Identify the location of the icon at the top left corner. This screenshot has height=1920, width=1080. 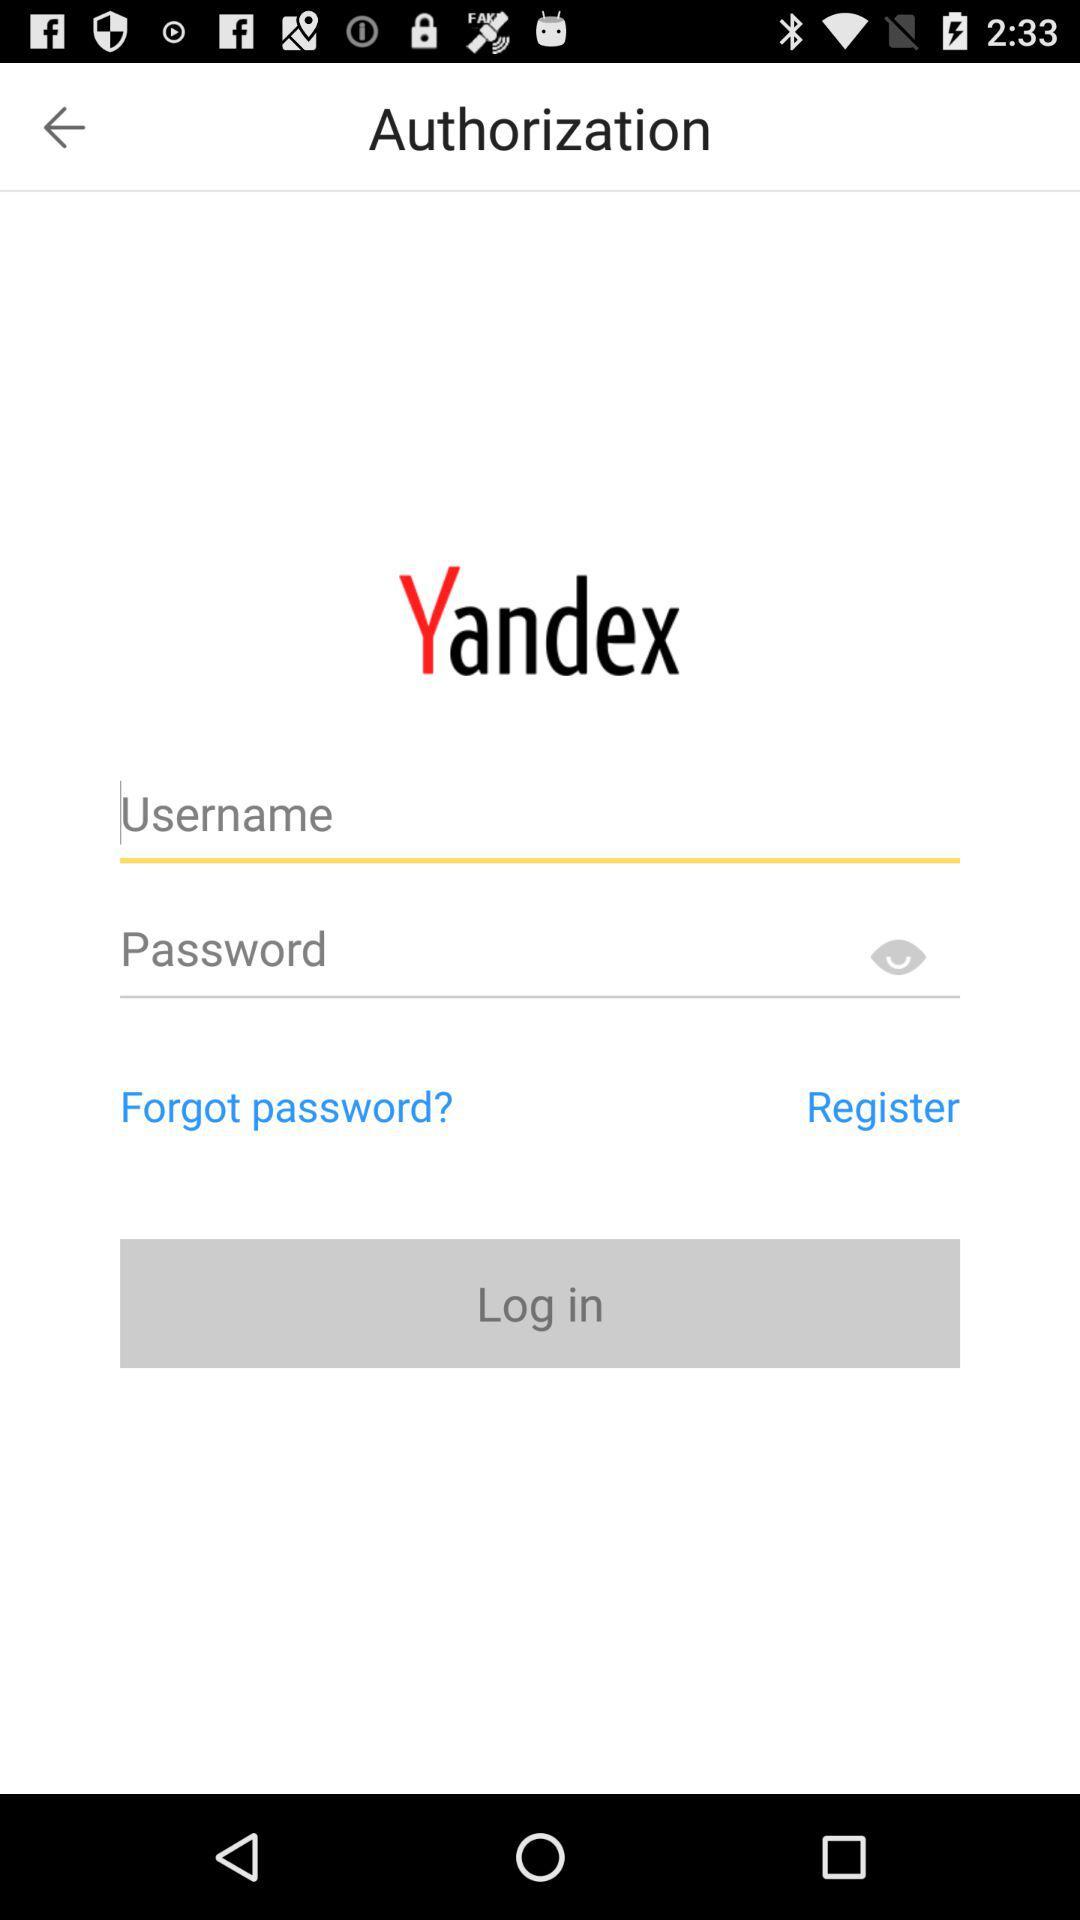
(63, 126).